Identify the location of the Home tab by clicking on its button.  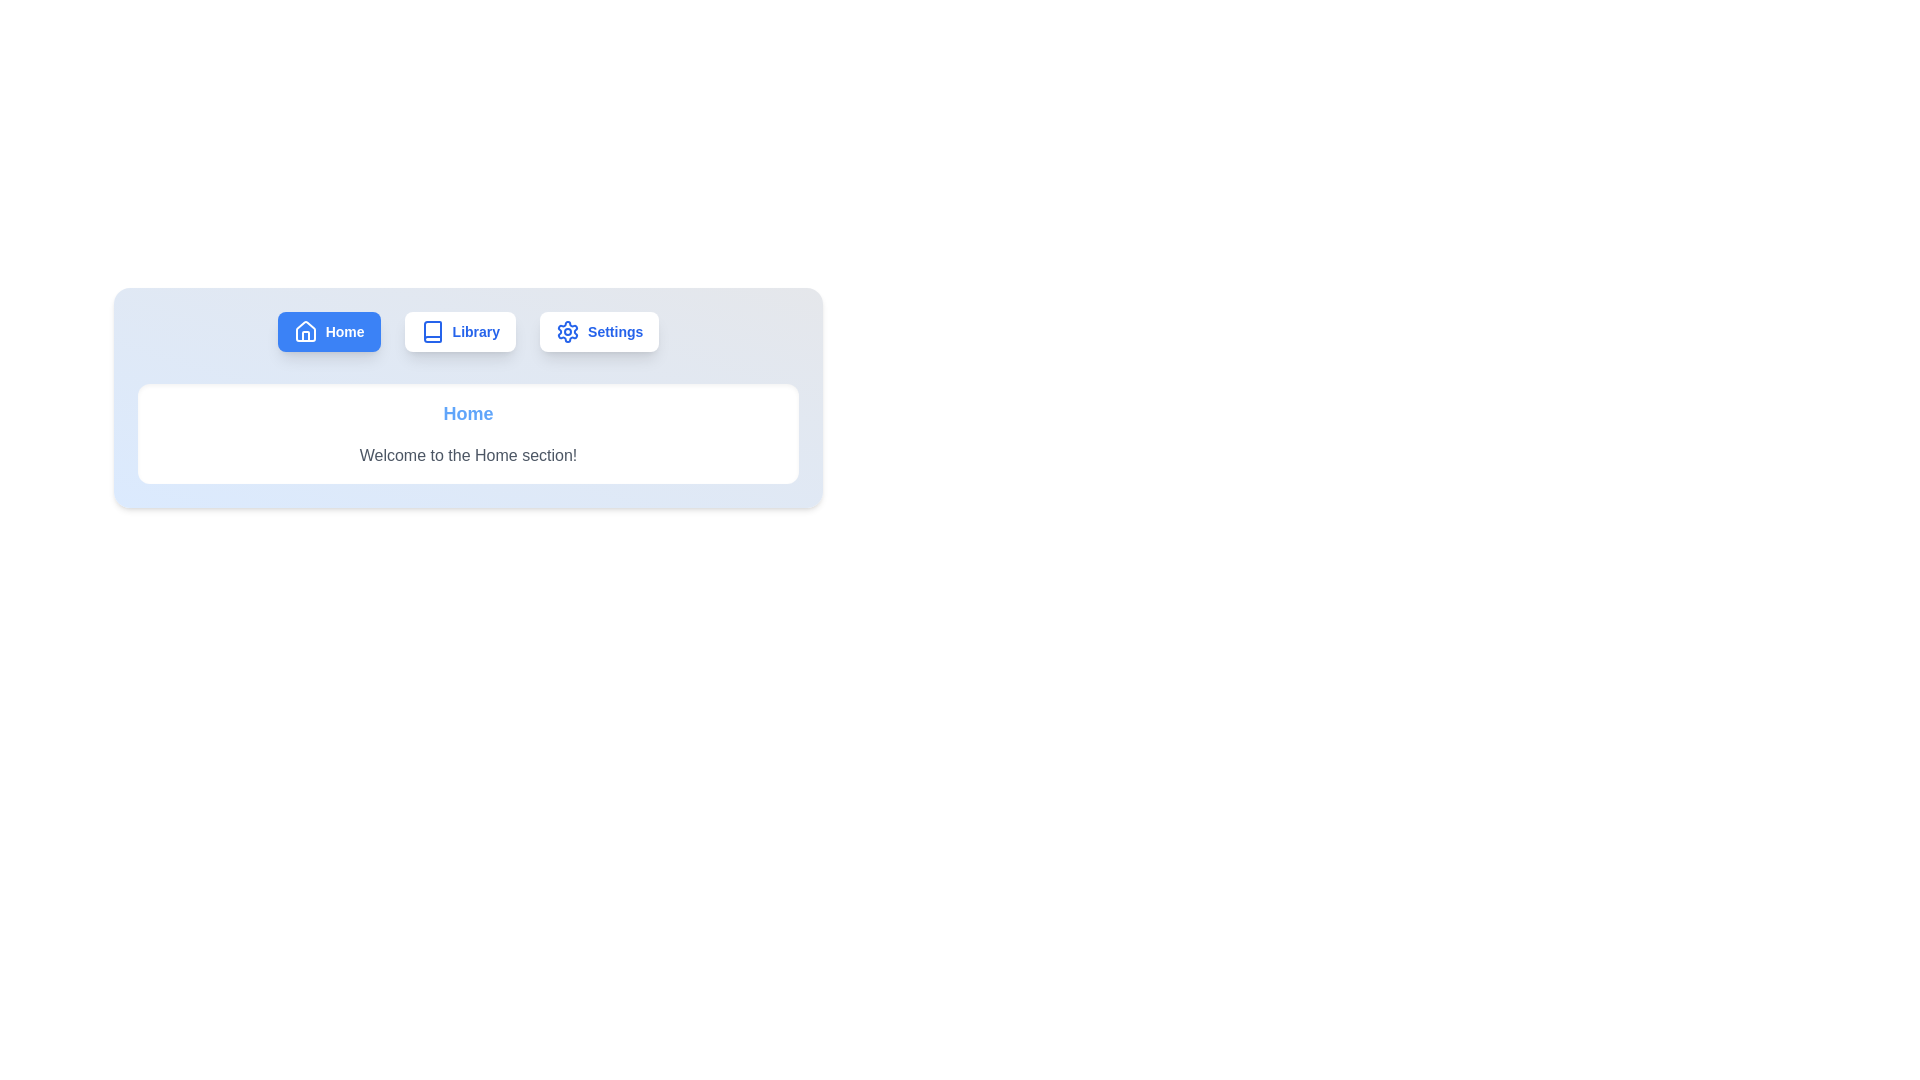
(329, 330).